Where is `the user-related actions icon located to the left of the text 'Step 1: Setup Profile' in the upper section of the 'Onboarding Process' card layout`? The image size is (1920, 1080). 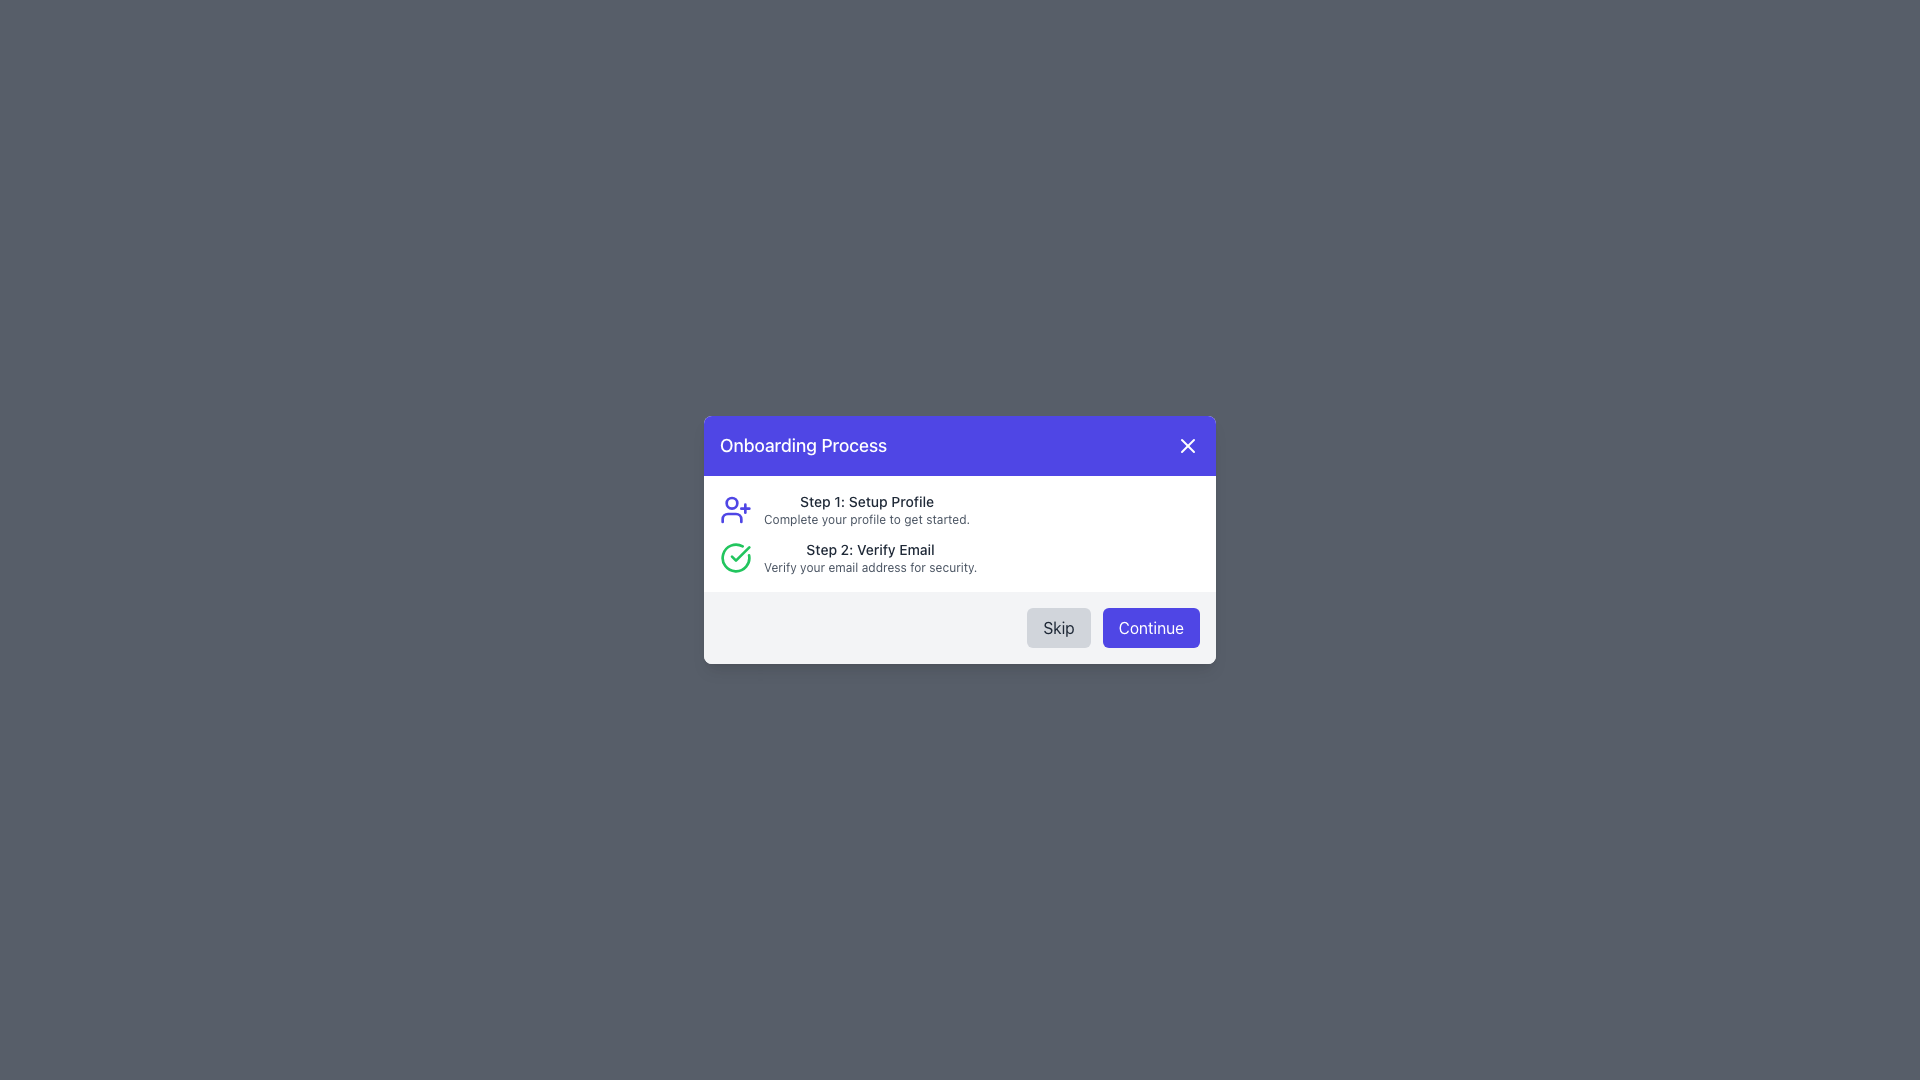
the user-related actions icon located to the left of the text 'Step 1: Setup Profile' in the upper section of the 'Onboarding Process' card layout is located at coordinates (734, 508).